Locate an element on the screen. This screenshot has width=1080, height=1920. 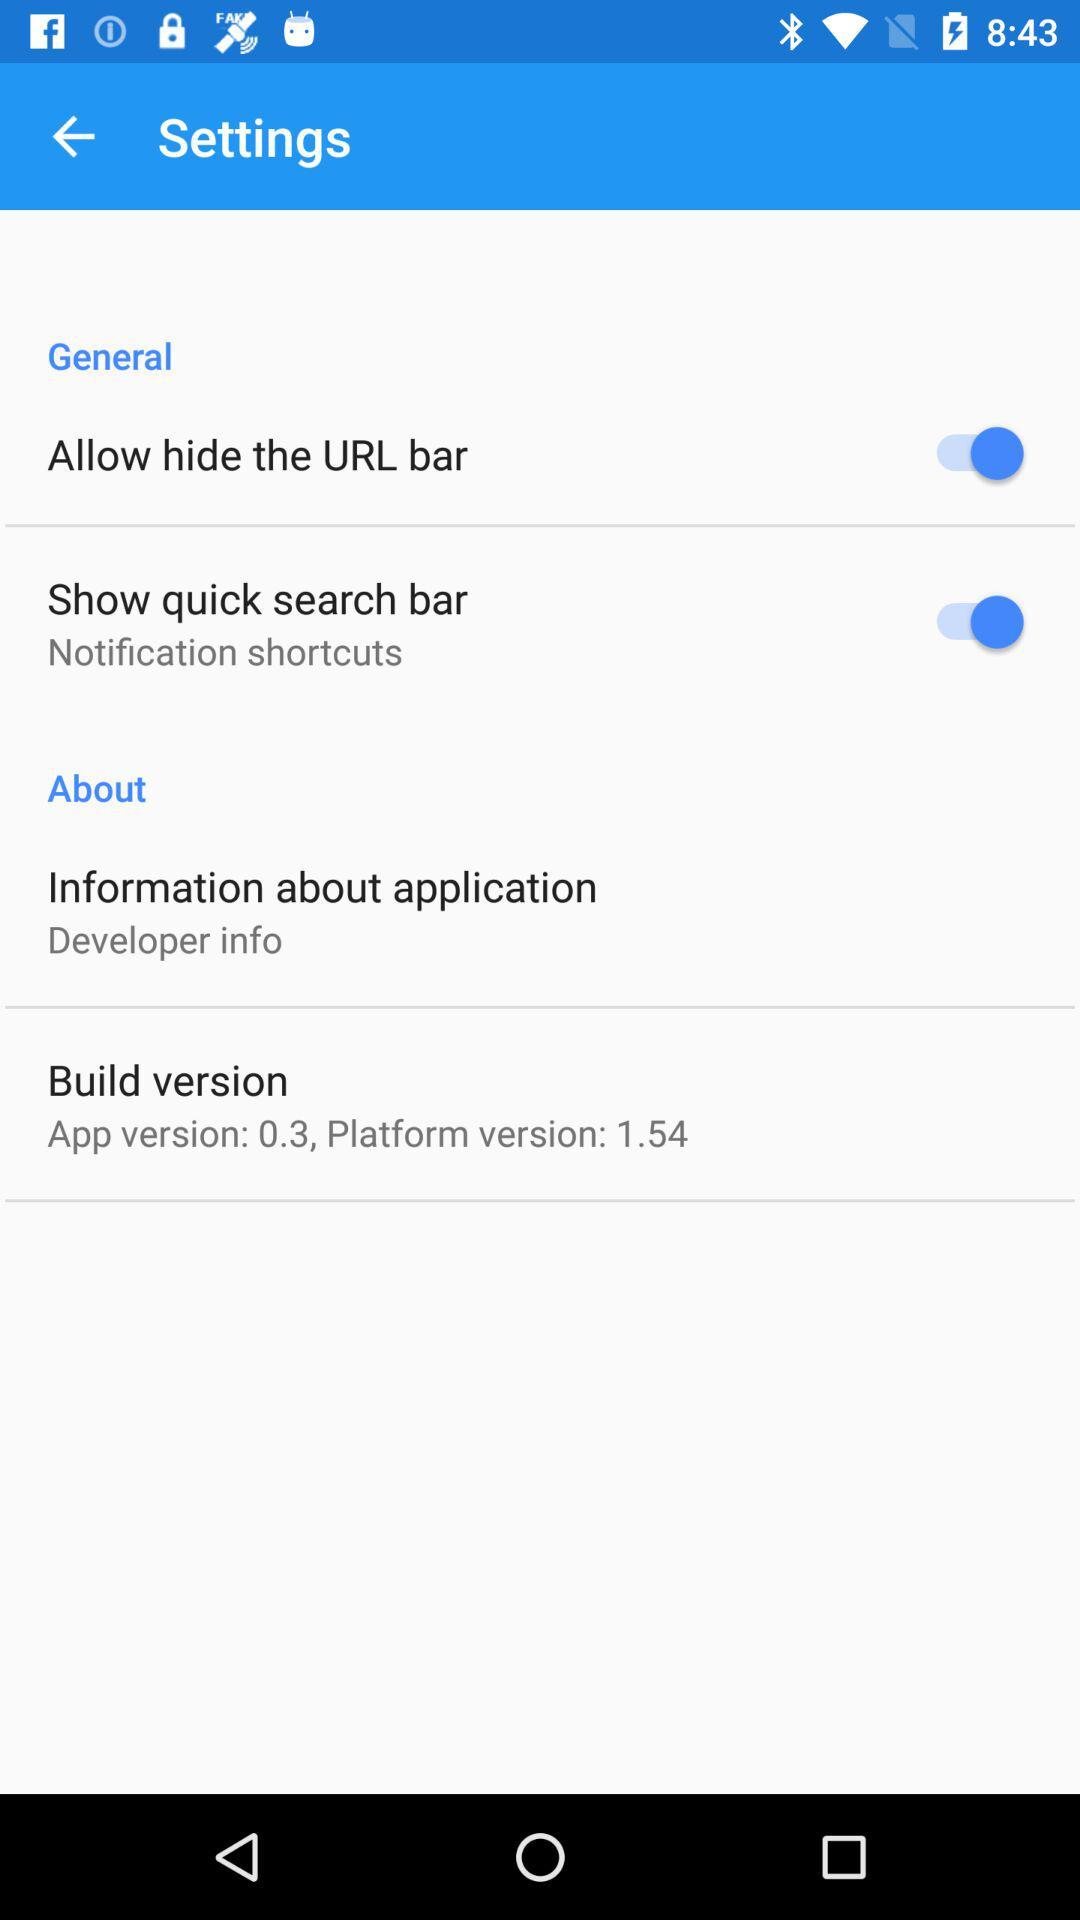
the item to the left of the settings is located at coordinates (72, 135).